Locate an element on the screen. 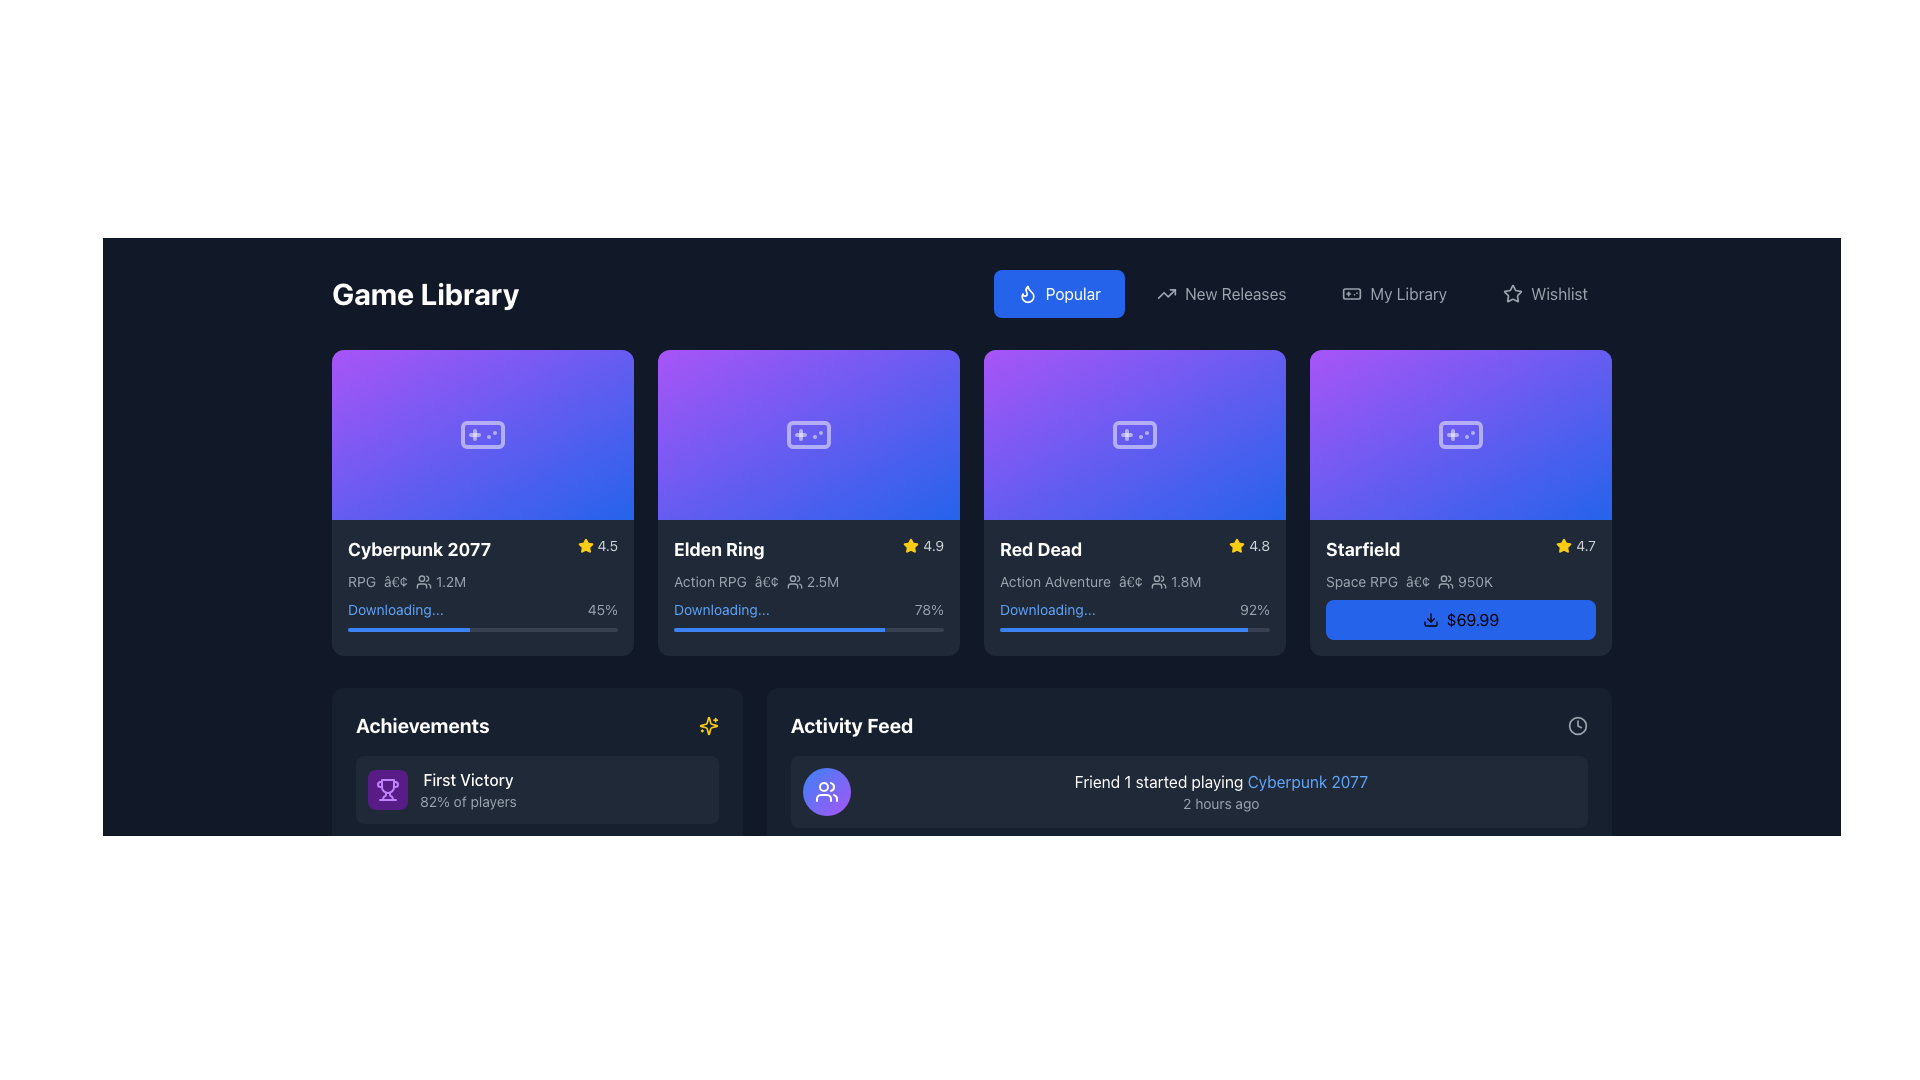 The width and height of the screenshot is (1920, 1080). the blue-colored text 'Cyberpunk 2077' in the text-based notification indicating that 'Friend 1 started playing Cyberpunk 2077' is located at coordinates (1220, 790).